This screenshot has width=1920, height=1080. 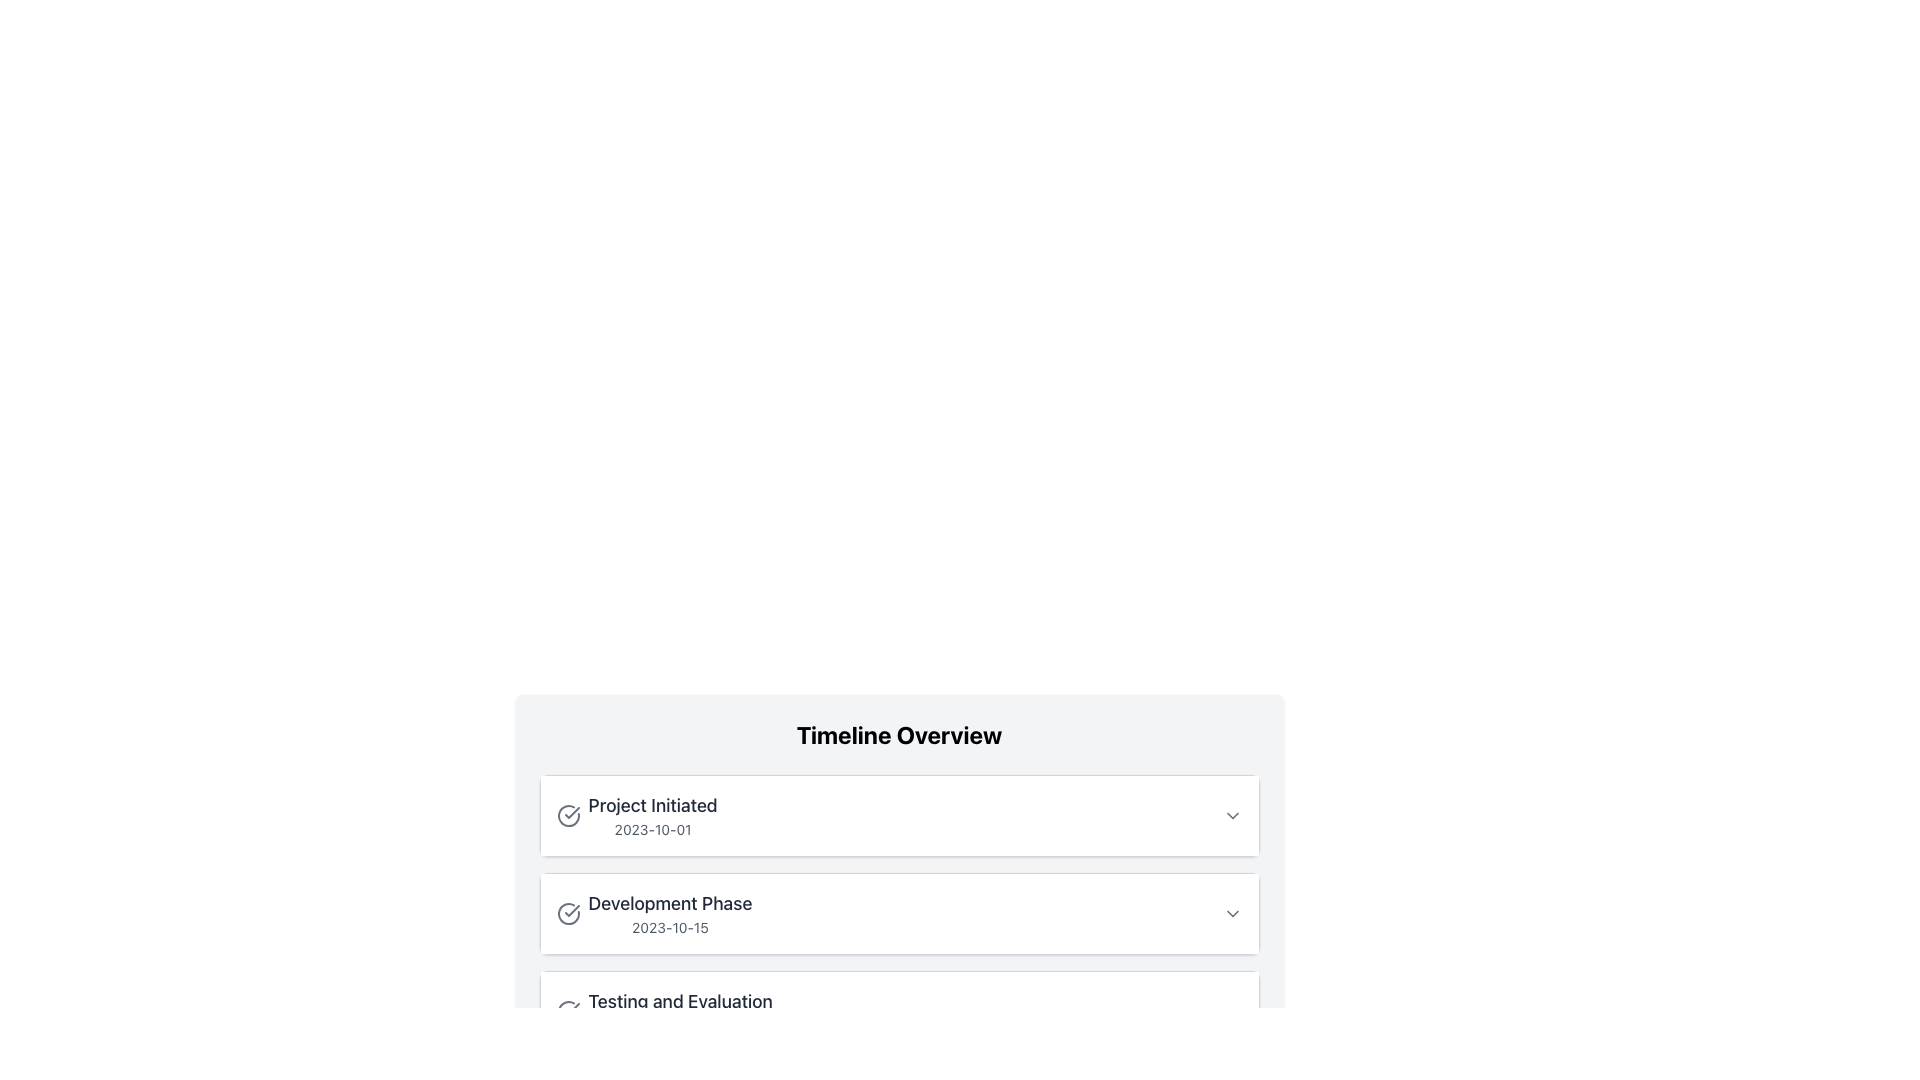 What do you see at coordinates (636, 816) in the screenshot?
I see `the informational text block displaying 'Project Initiated' with a checkmark icon, located in the 'Timeline Overview' section` at bounding box center [636, 816].